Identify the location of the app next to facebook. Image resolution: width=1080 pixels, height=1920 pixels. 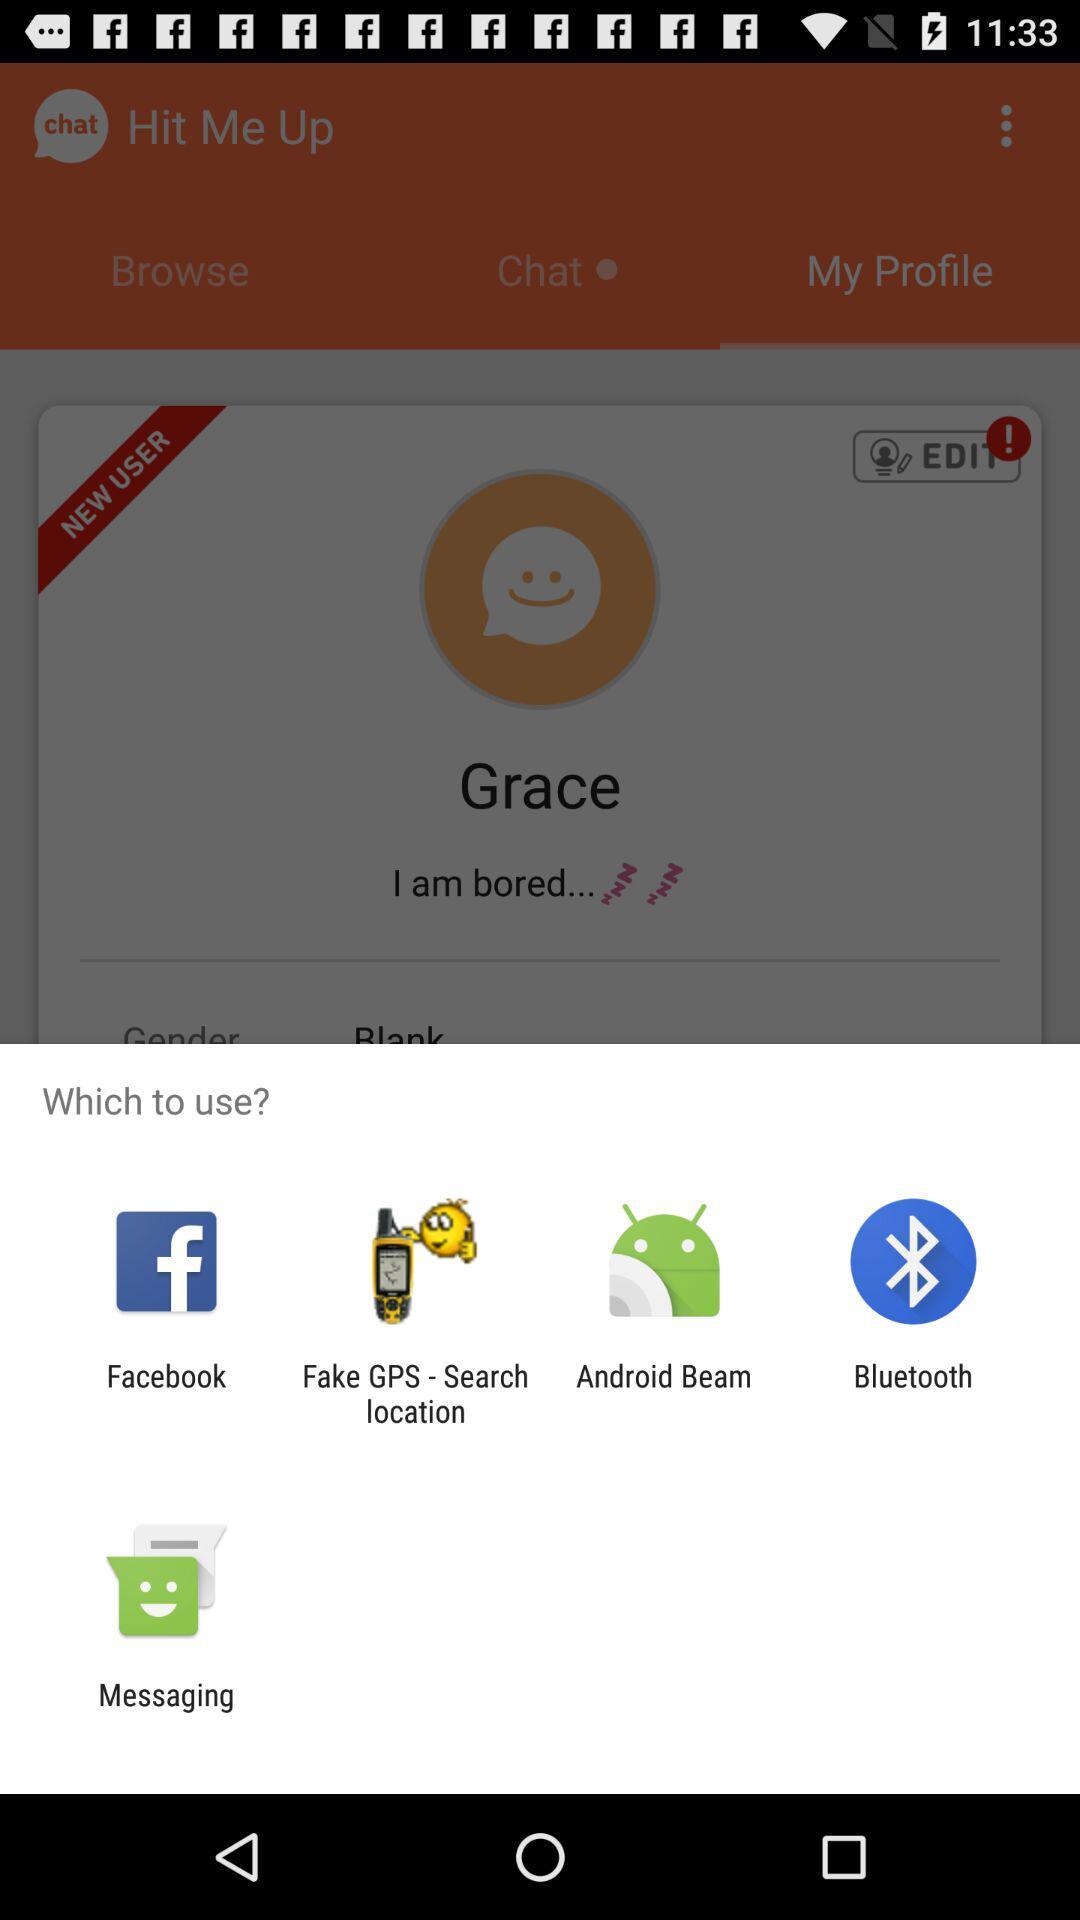
(414, 1392).